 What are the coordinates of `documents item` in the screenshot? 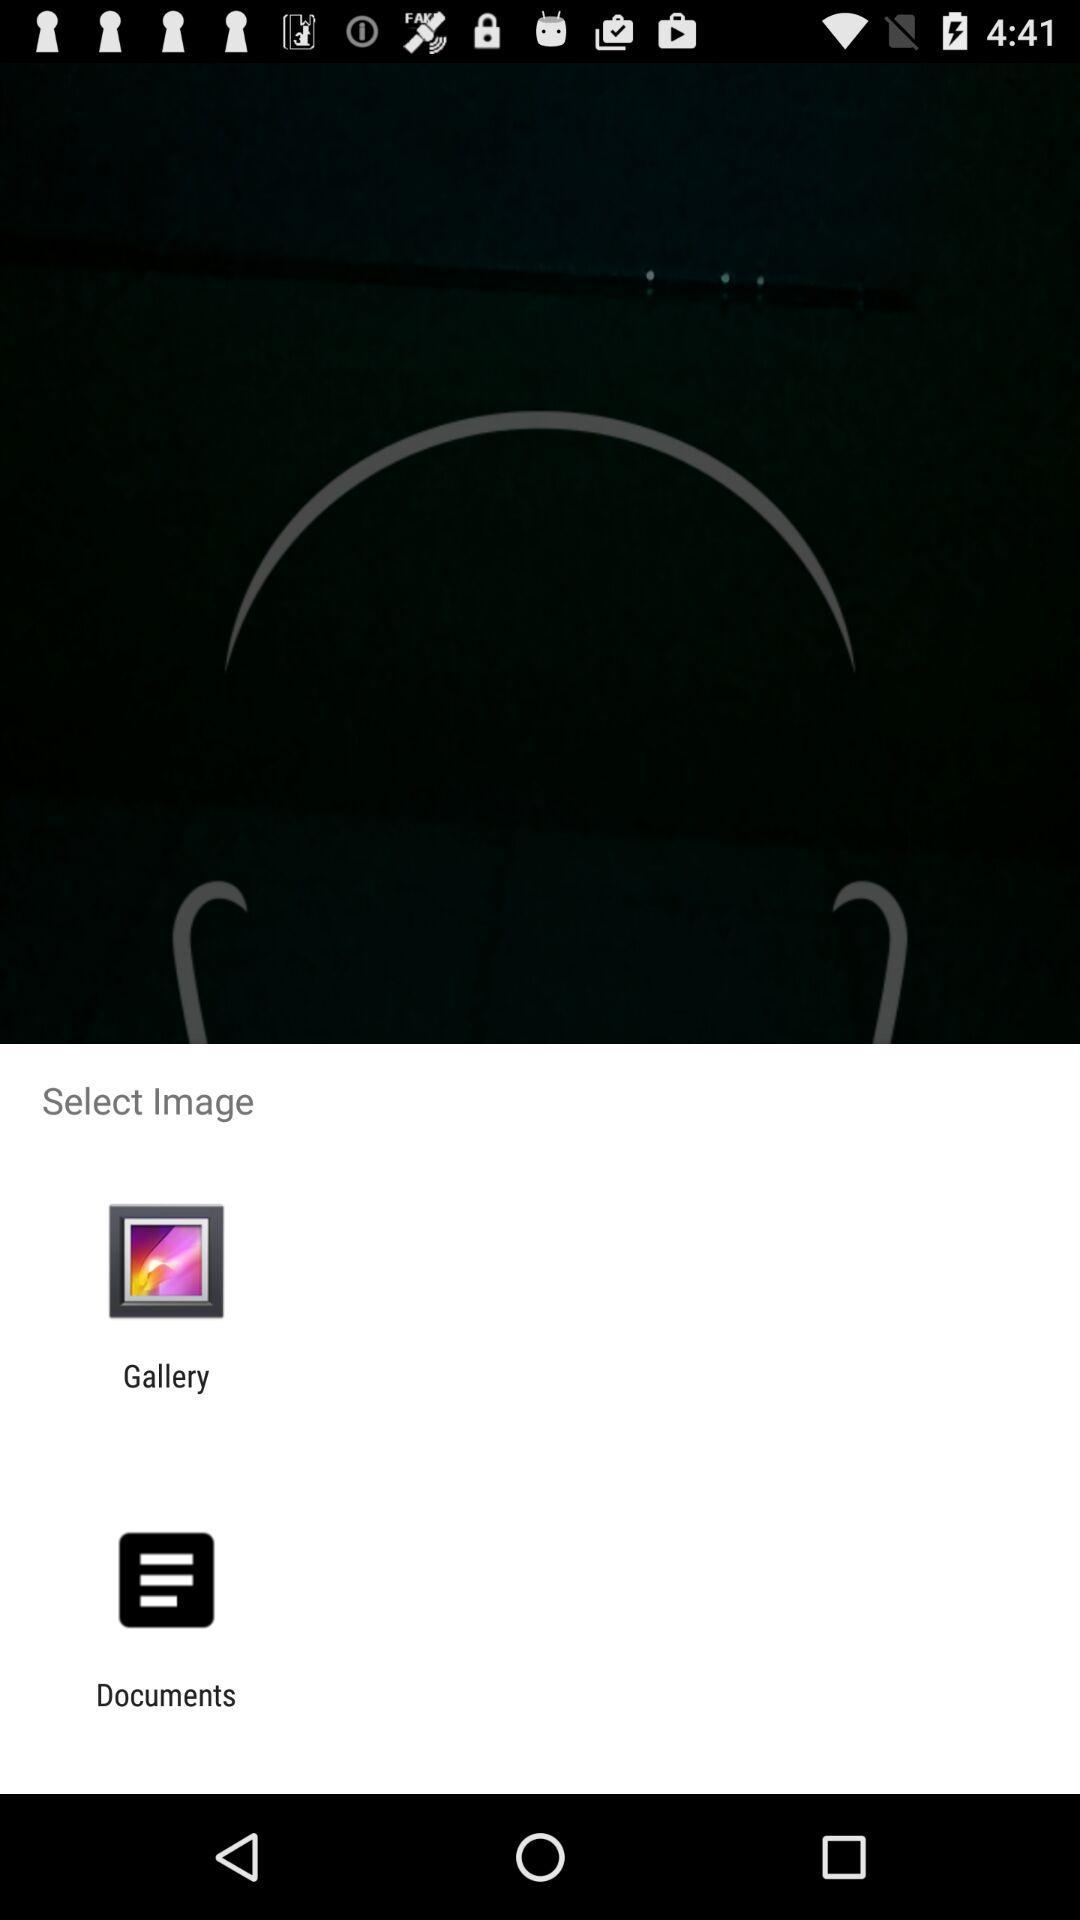 It's located at (165, 1711).